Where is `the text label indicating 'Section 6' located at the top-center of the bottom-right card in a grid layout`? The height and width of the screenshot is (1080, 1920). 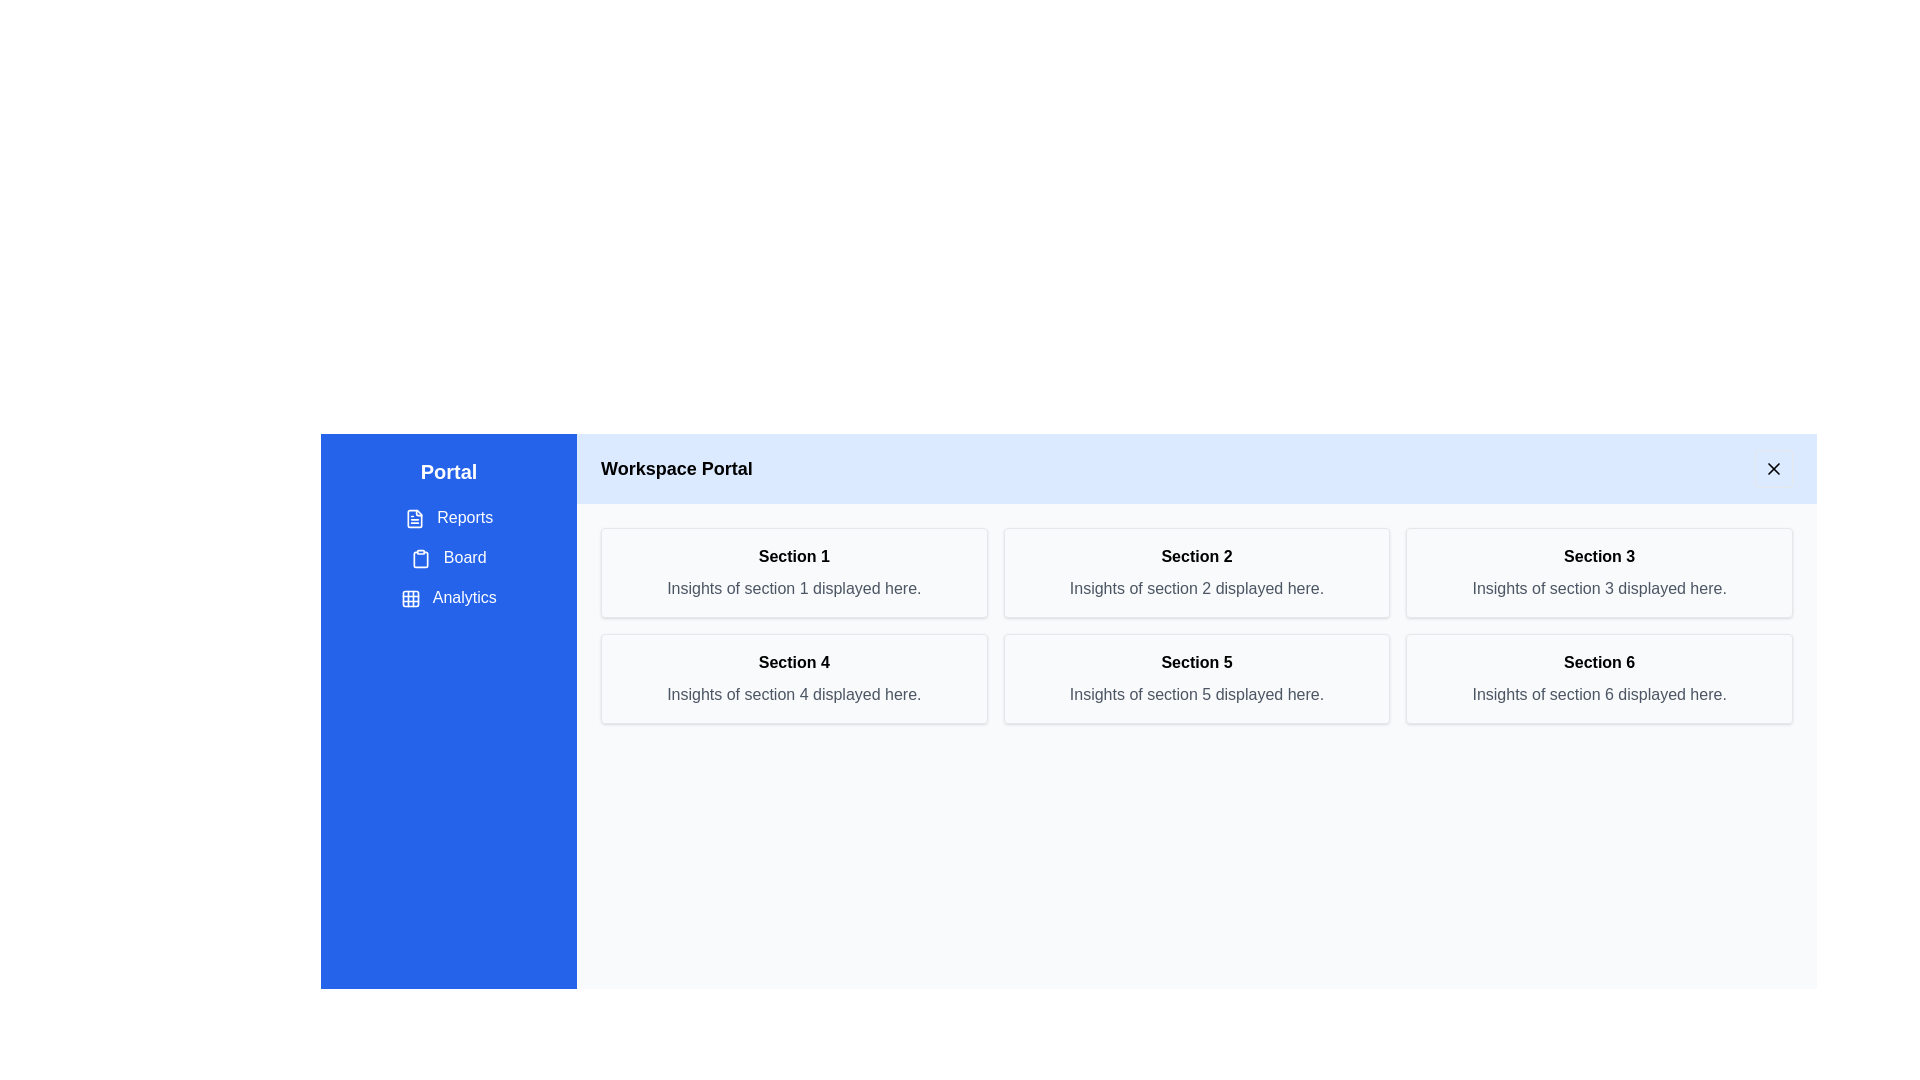
the text label indicating 'Section 6' located at the top-center of the bottom-right card in a grid layout is located at coordinates (1598, 663).